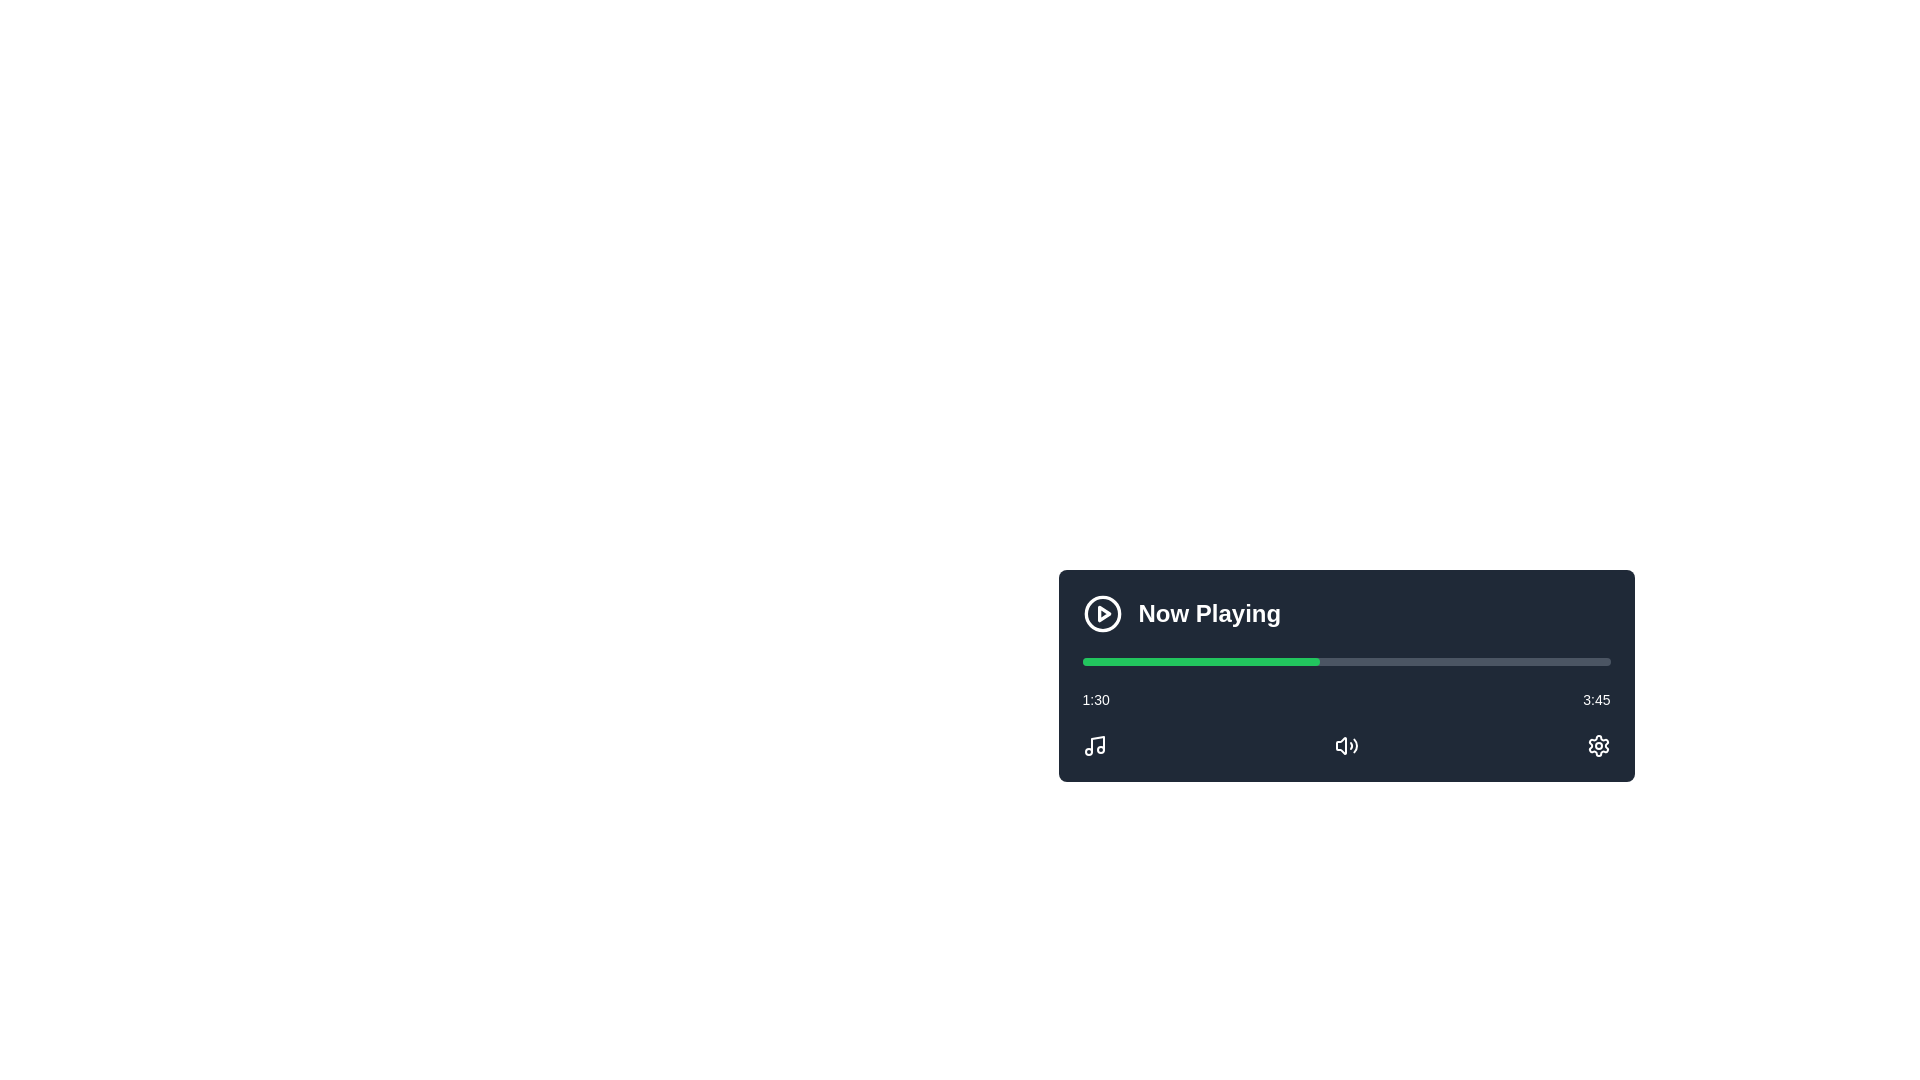  Describe the element at coordinates (1200, 662) in the screenshot. I see `the green progress bar located within the gray rectangular progress bar, which visually represents the progress of a task in the media playback interface` at that location.